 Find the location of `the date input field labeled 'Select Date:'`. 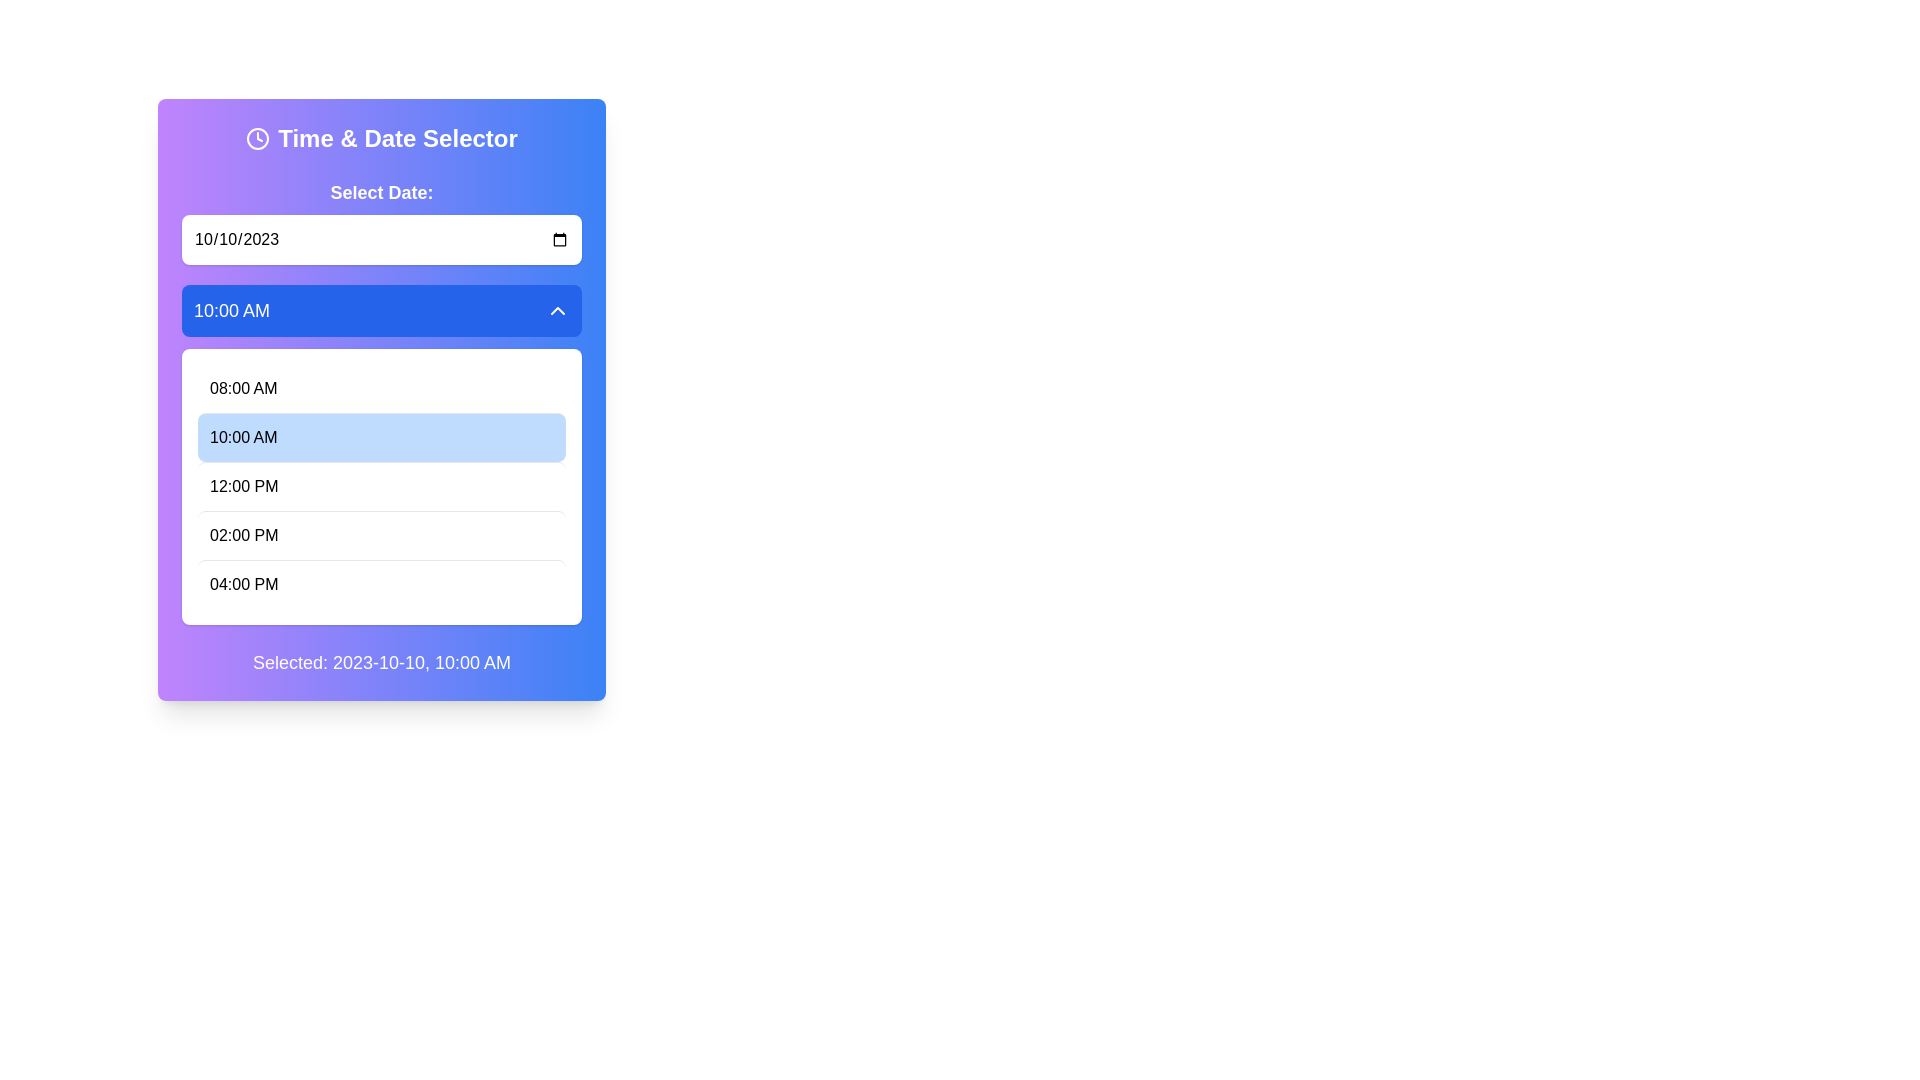

the date input field labeled 'Select Date:' is located at coordinates (382, 222).